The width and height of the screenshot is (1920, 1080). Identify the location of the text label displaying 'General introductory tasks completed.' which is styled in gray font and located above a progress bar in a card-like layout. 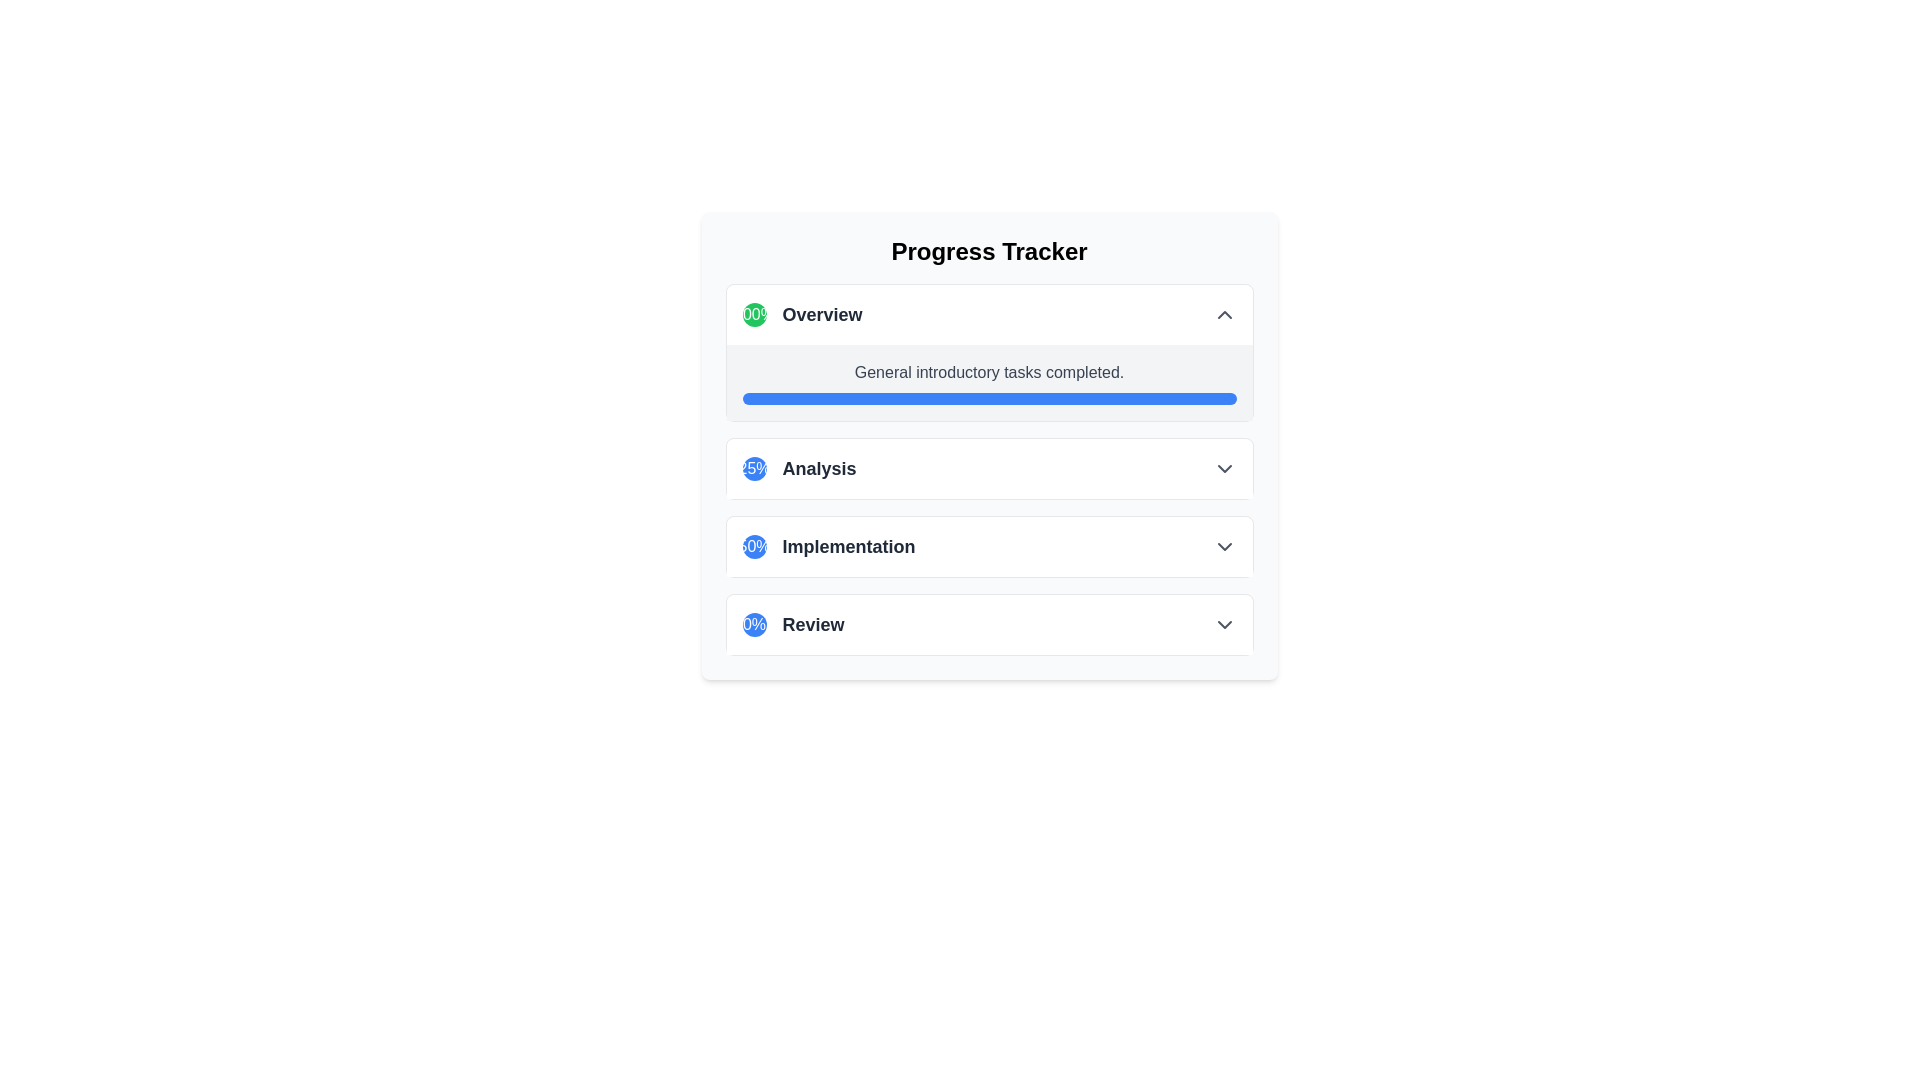
(989, 373).